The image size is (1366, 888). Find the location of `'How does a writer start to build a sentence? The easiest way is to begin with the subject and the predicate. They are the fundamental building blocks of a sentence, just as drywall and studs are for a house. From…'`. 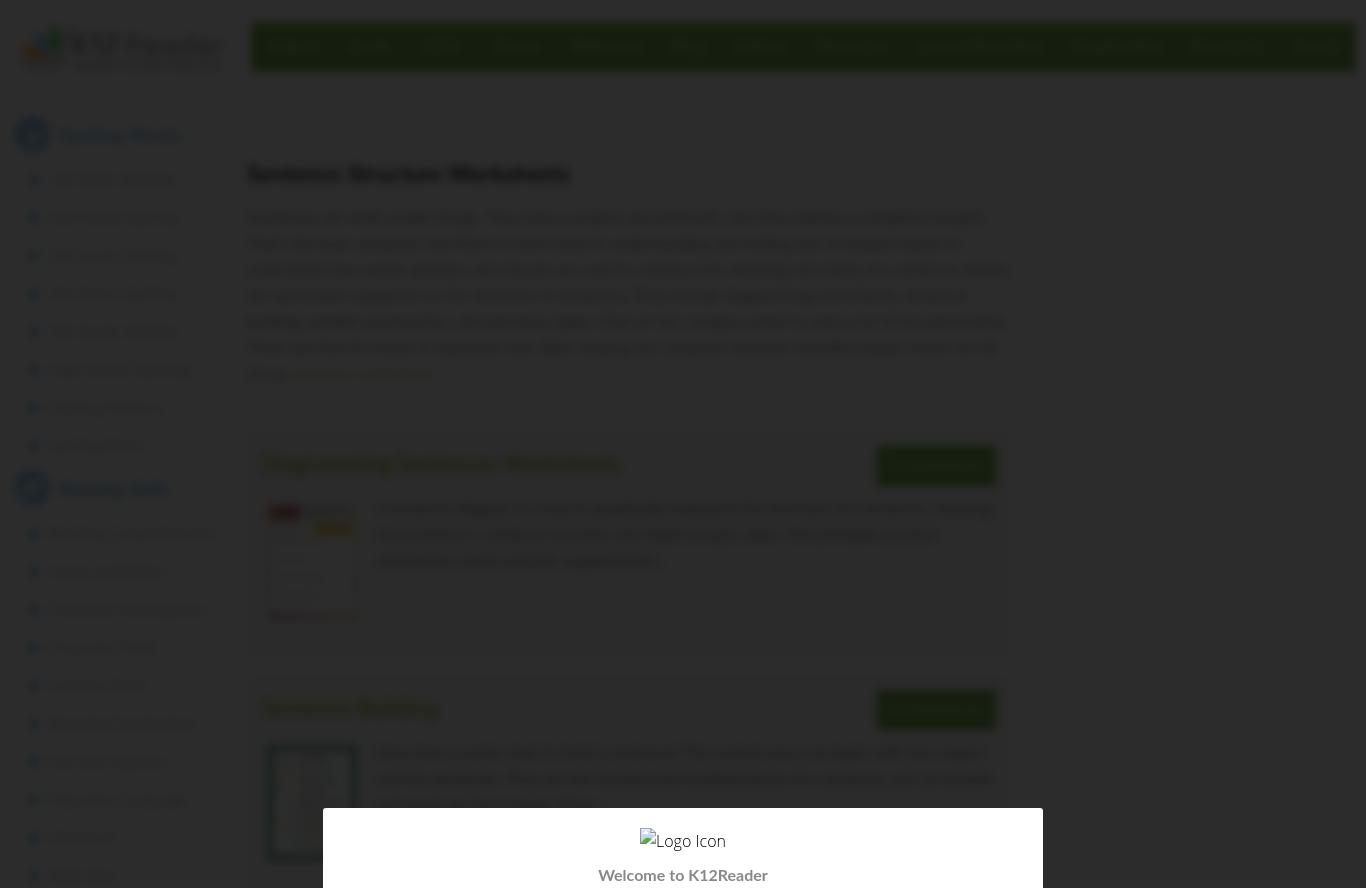

'How does a writer start to build a sentence? The easiest way is to begin with the subject and the predicate. They are the fundamental building blocks of a sentence, just as drywall and studs are for a house. From…' is located at coordinates (683, 777).